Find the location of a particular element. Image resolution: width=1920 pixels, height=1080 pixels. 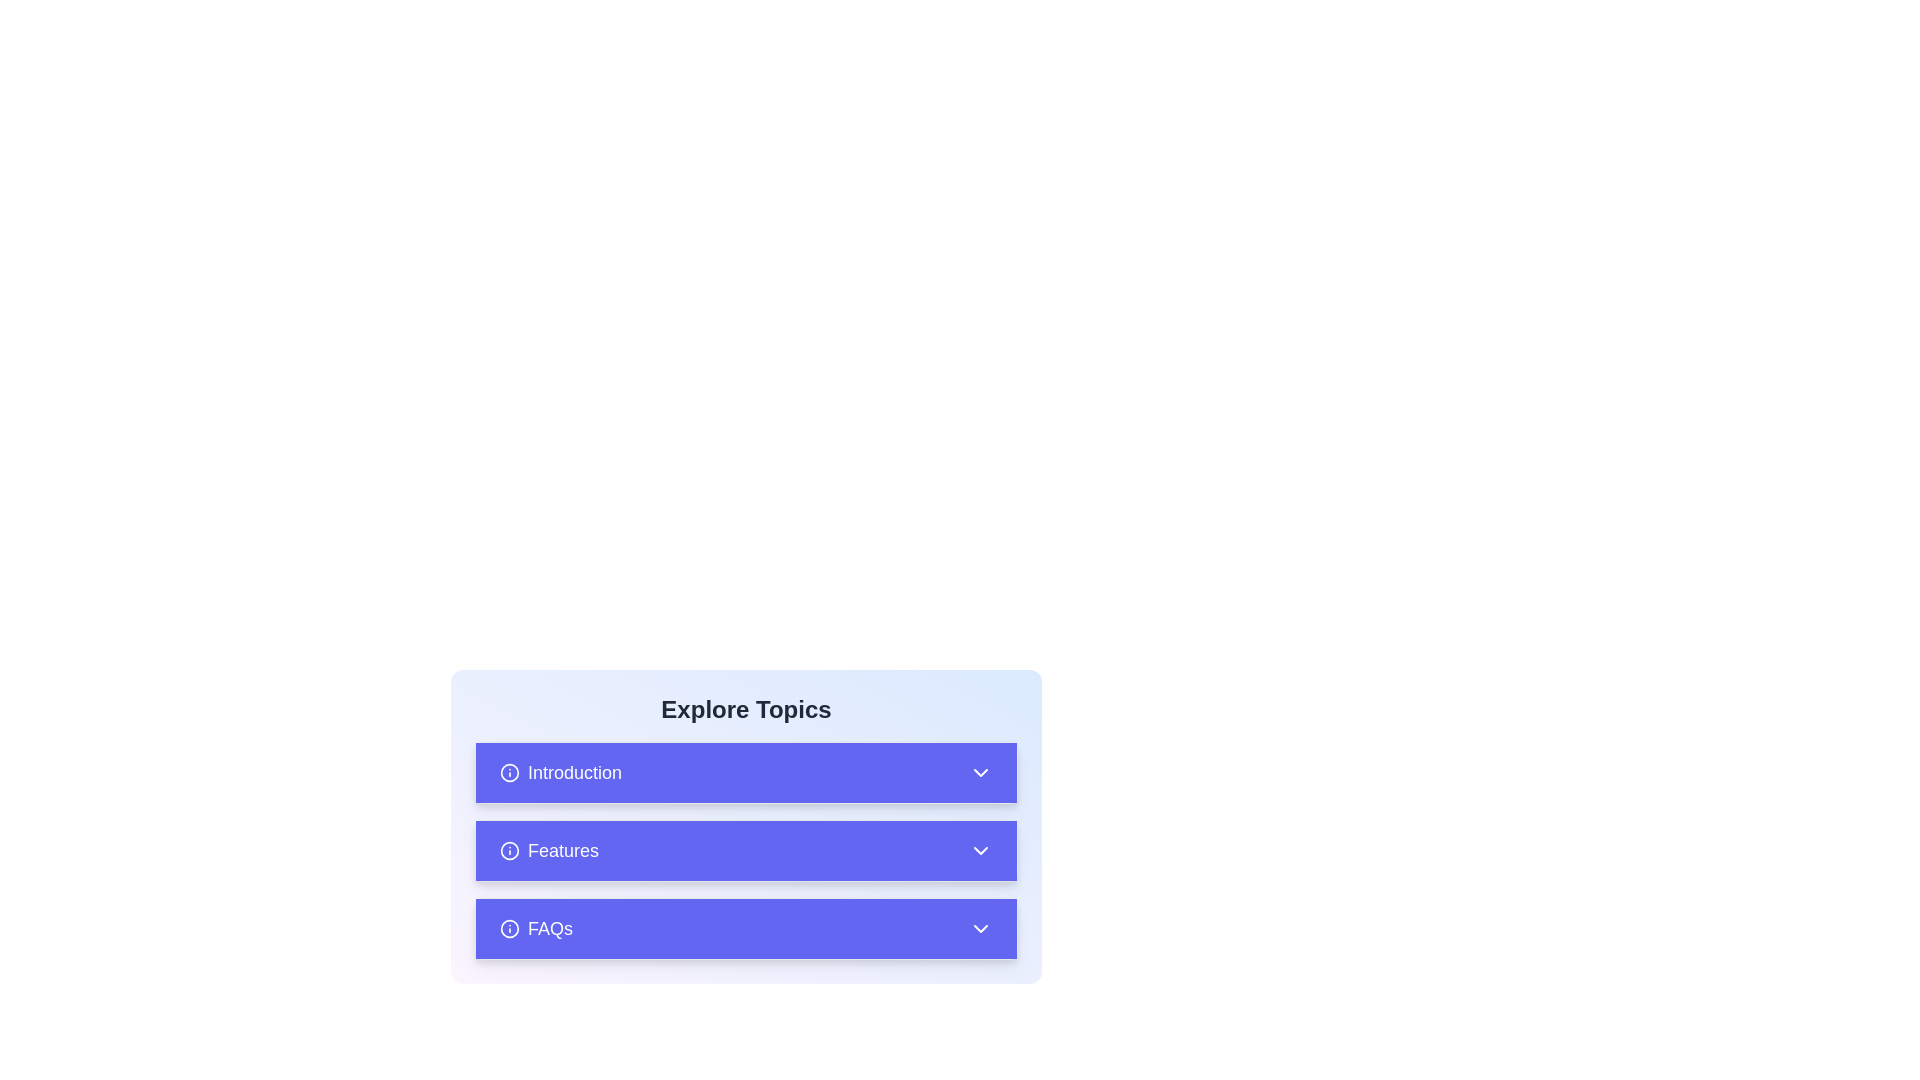

the 'Features' button located as the second item in a vertical list, positioned below 'Introduction' and above 'FAQs' is located at coordinates (745, 815).